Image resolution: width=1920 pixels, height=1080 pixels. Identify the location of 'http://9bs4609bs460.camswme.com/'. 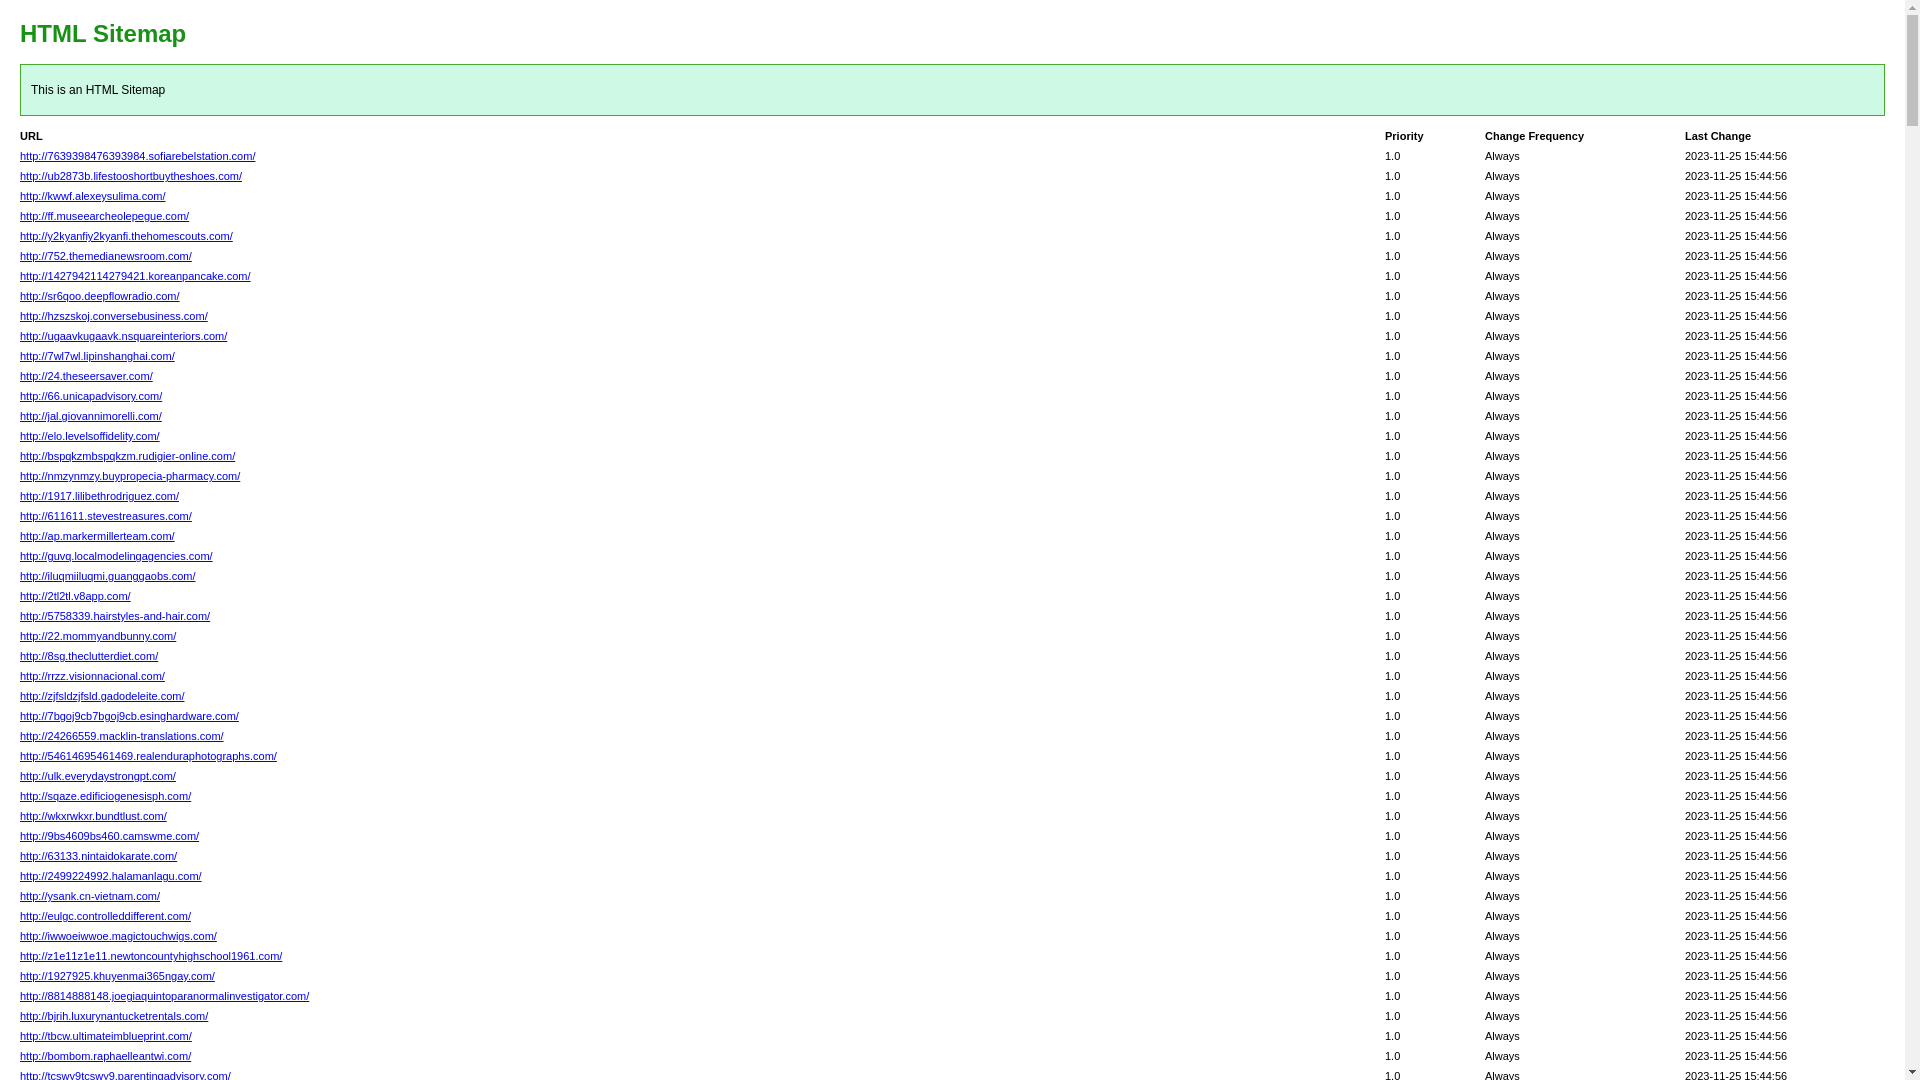
(108, 836).